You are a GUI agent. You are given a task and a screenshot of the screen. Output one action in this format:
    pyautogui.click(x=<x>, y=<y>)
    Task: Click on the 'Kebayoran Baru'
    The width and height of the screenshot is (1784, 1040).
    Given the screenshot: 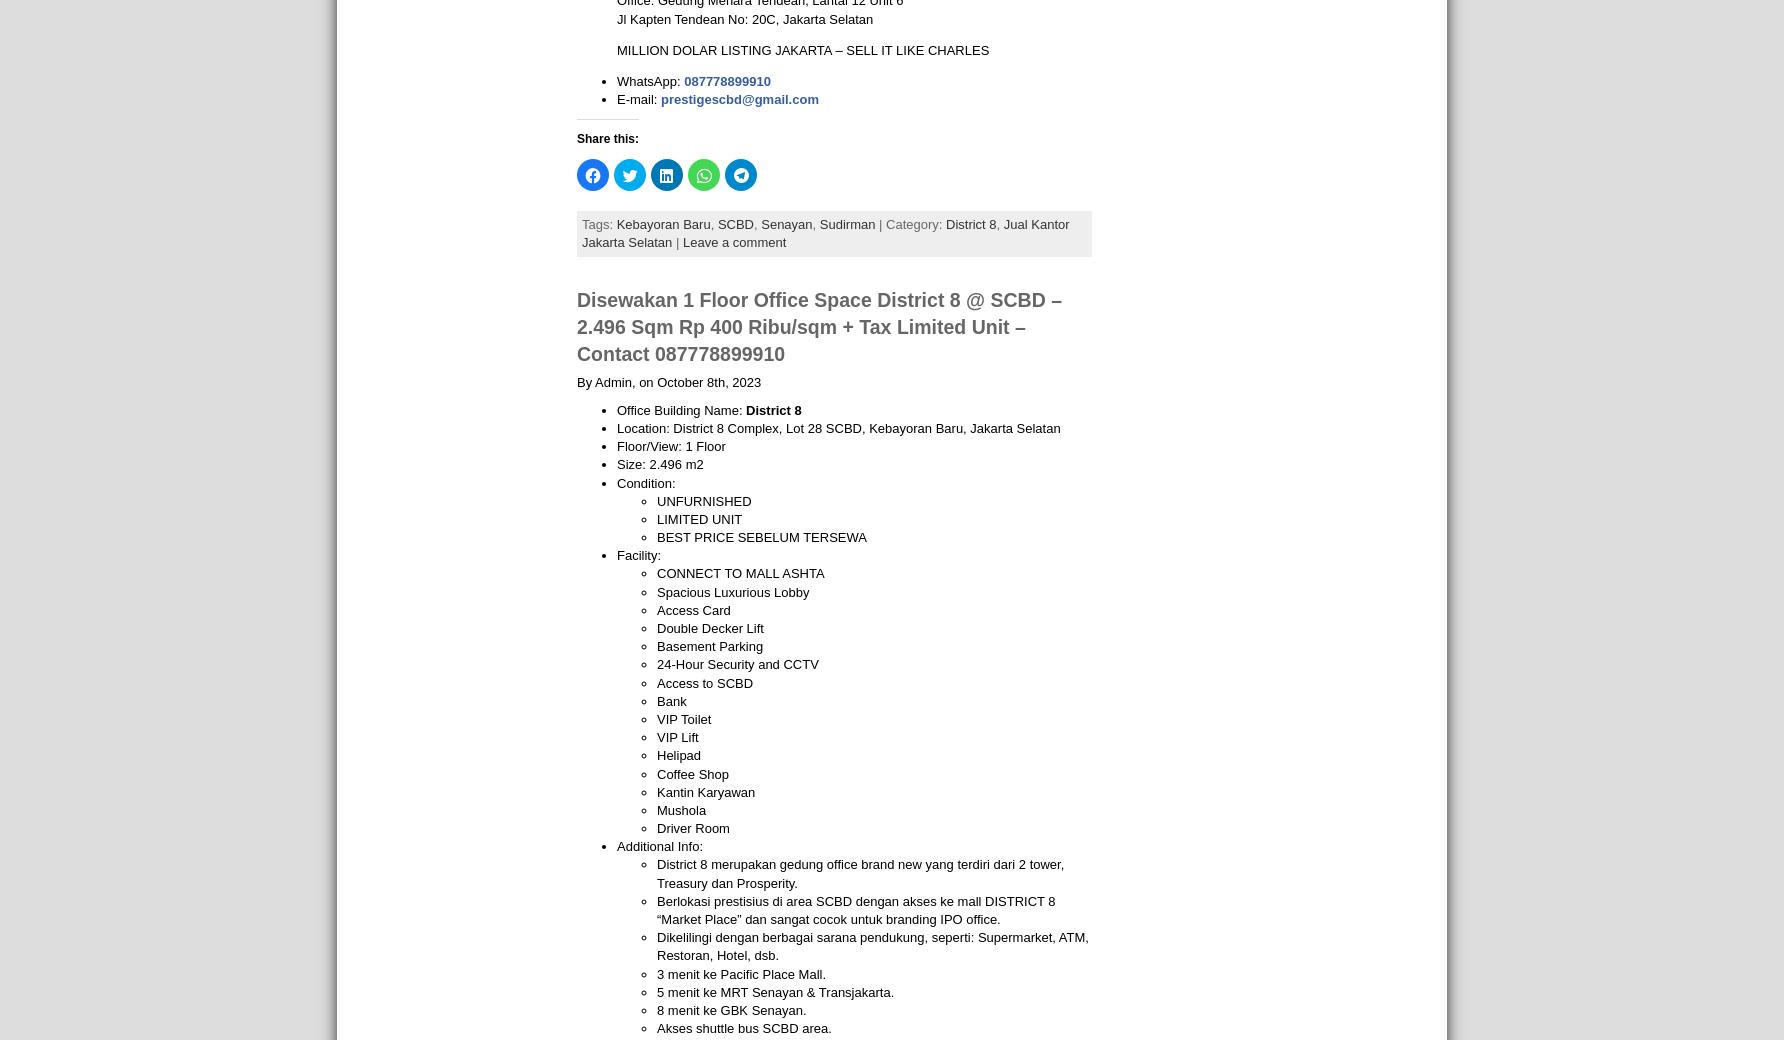 What is the action you would take?
    pyautogui.click(x=661, y=223)
    